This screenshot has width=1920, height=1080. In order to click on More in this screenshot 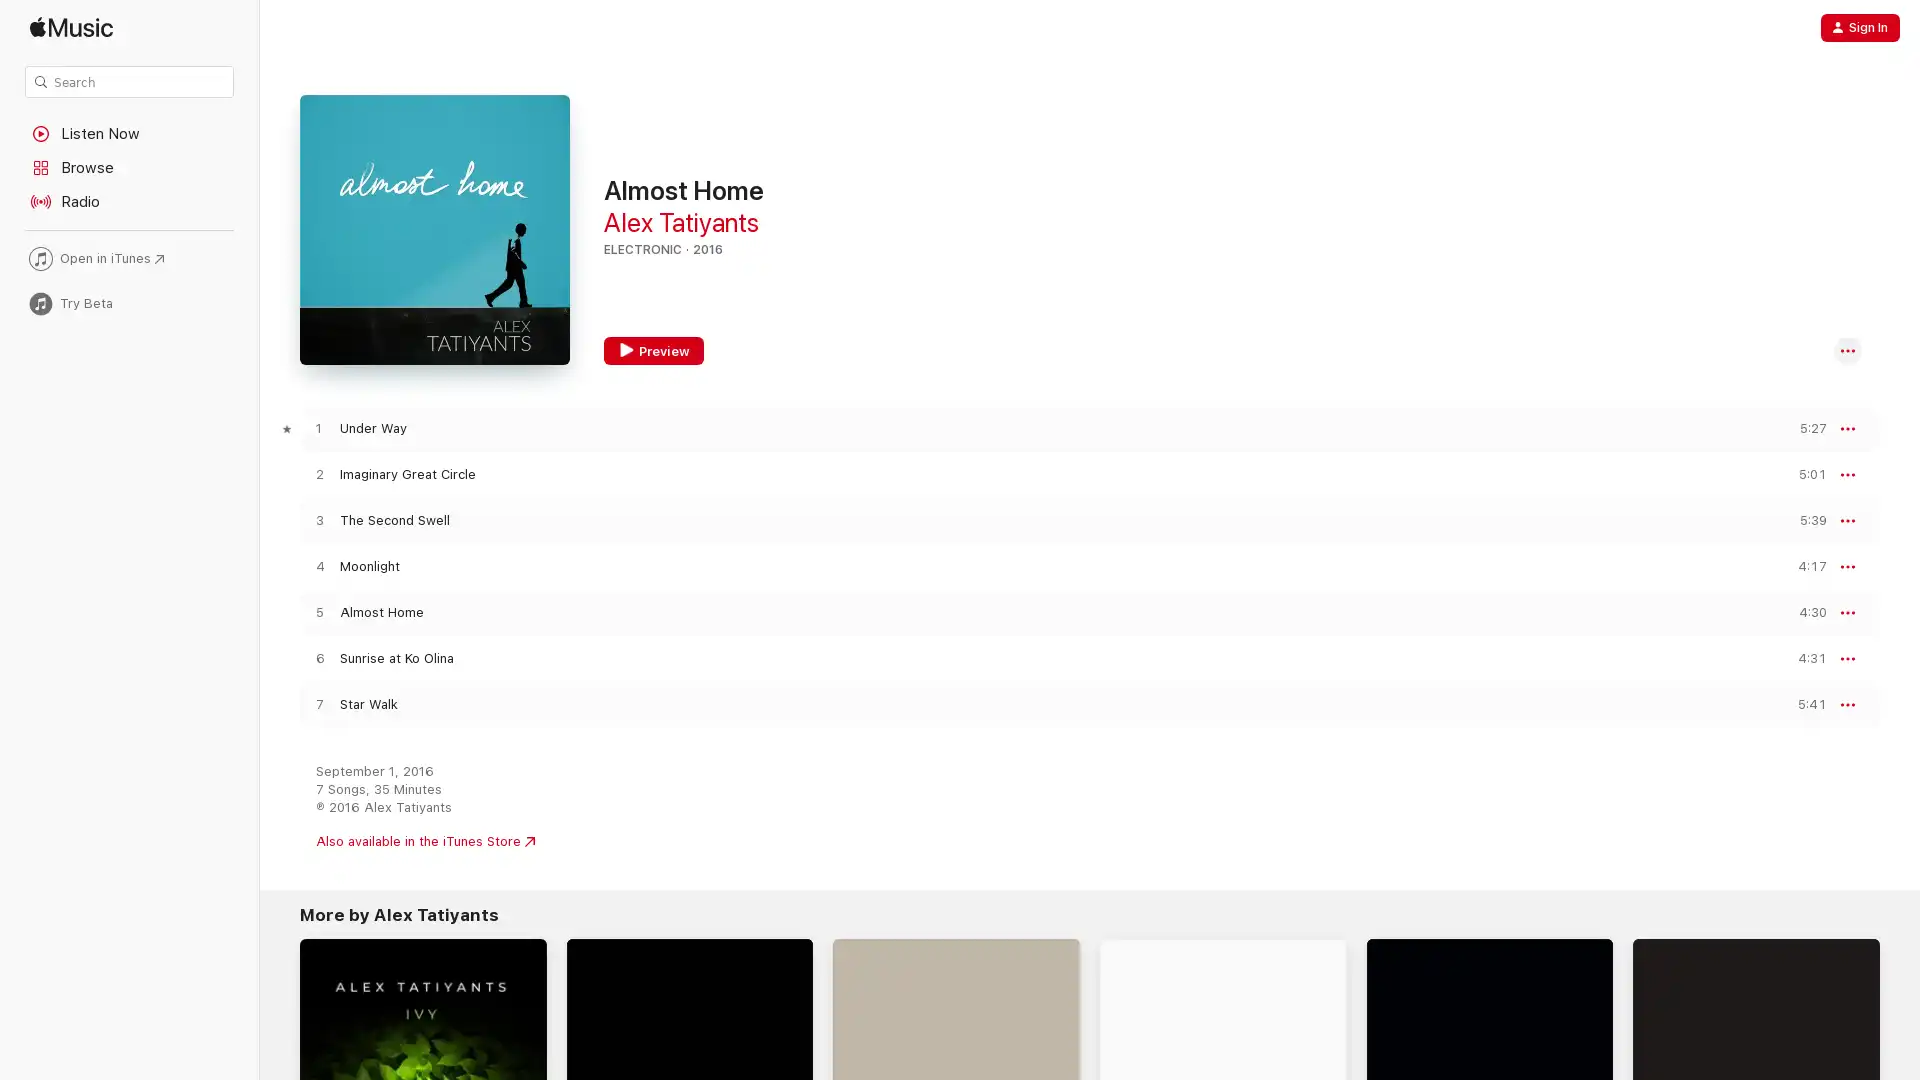, I will do `click(1847, 474)`.